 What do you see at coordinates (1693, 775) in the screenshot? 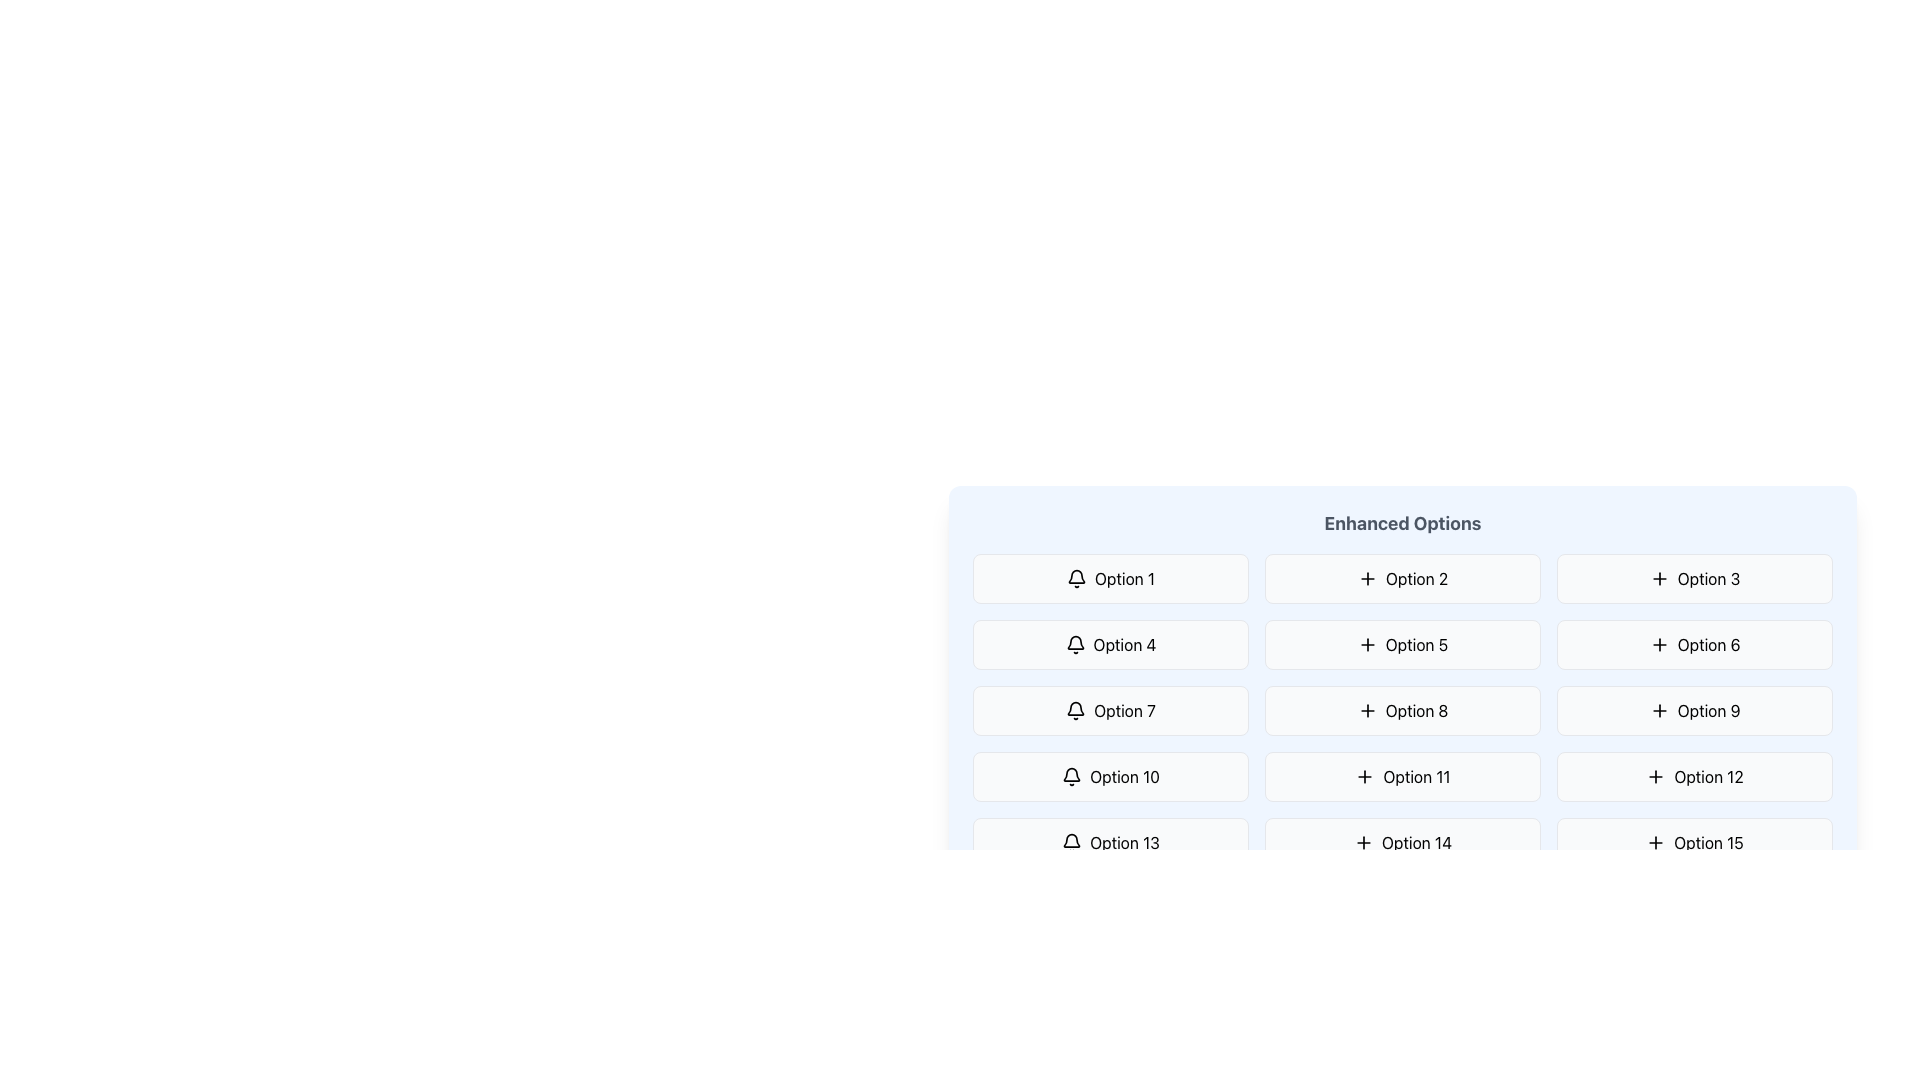
I see `the button labeled 'Option 12' which has a plus icon and is styled with rounded corners, positioned at the bottom-right of the fourth row in a 3-column grid layout` at bounding box center [1693, 775].